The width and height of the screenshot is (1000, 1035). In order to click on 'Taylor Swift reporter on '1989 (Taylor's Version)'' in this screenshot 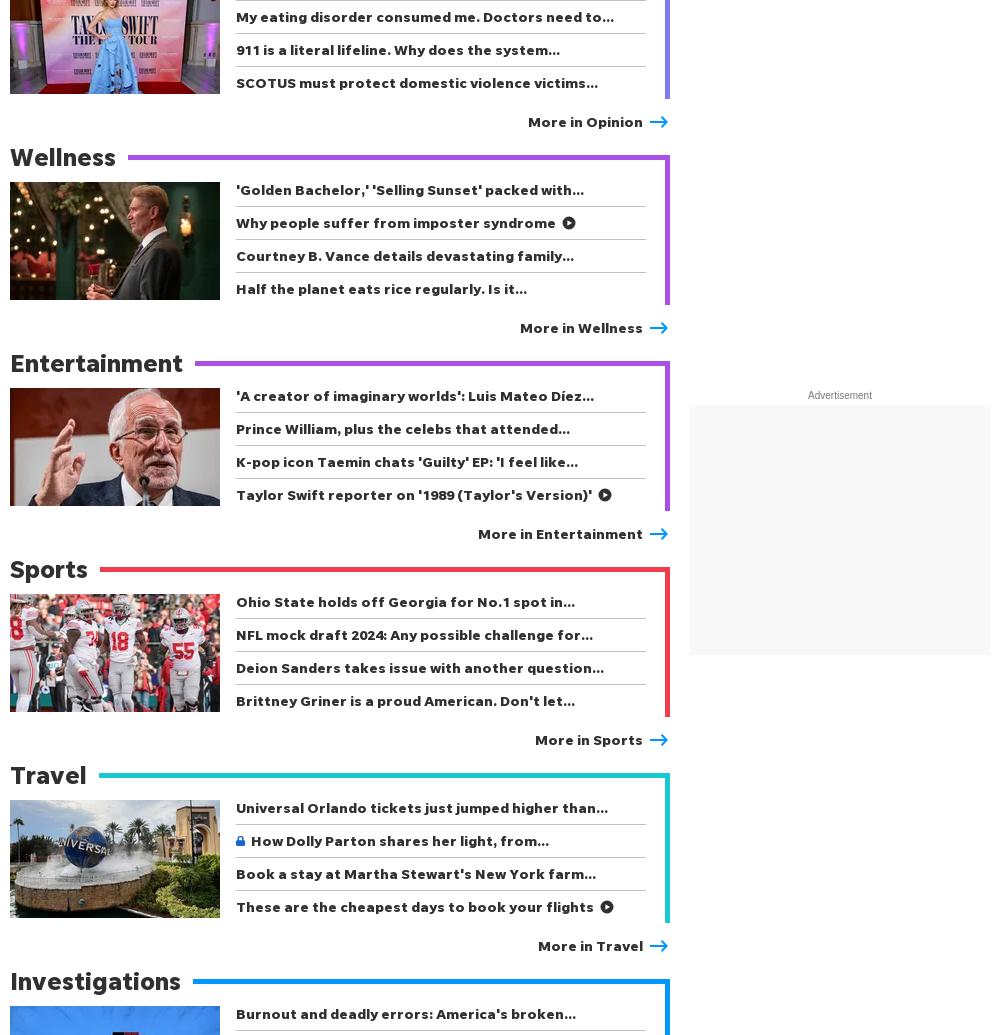, I will do `click(414, 494)`.